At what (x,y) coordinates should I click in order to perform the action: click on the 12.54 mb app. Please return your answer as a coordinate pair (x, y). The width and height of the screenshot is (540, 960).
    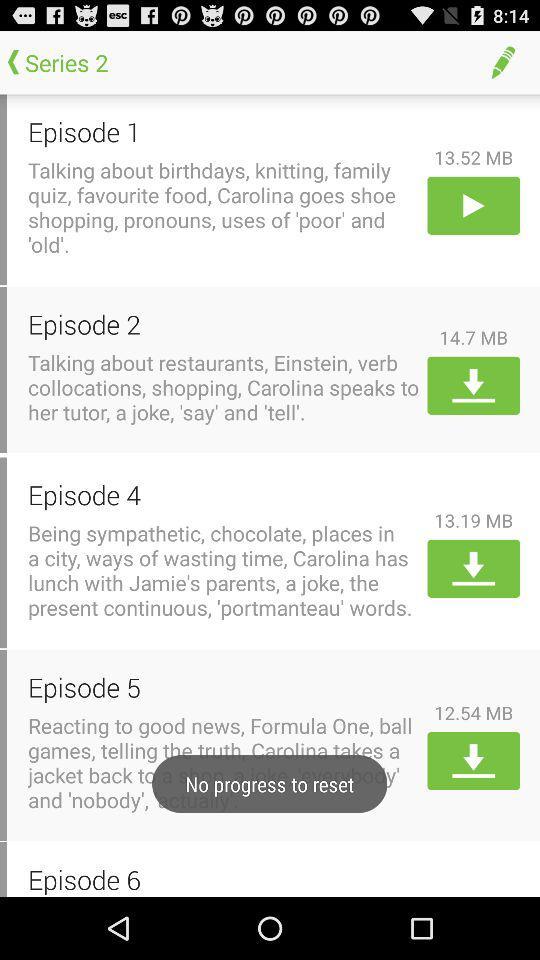
    Looking at the image, I should click on (472, 712).